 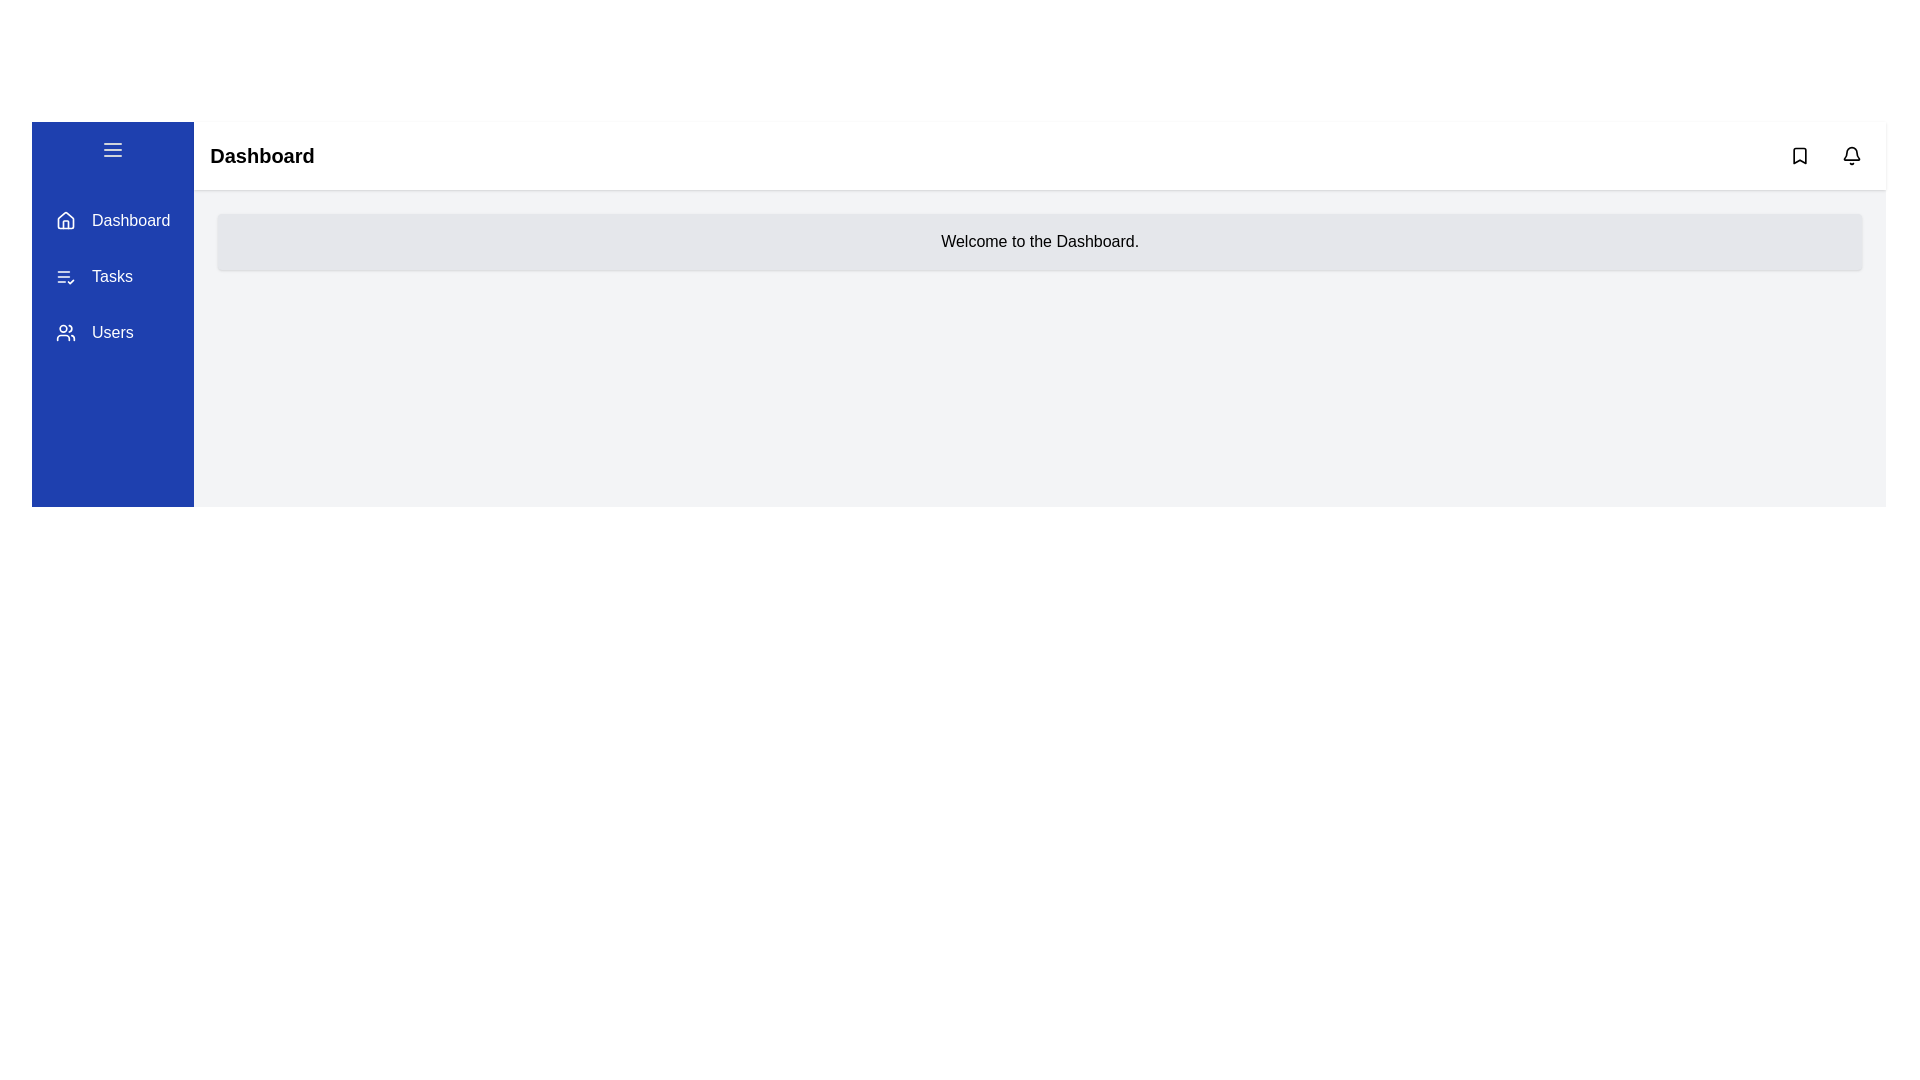 What do you see at coordinates (111, 331) in the screenshot?
I see `the text label 'Users' styled in white font against a blue background in the sidebar navigation menu` at bounding box center [111, 331].